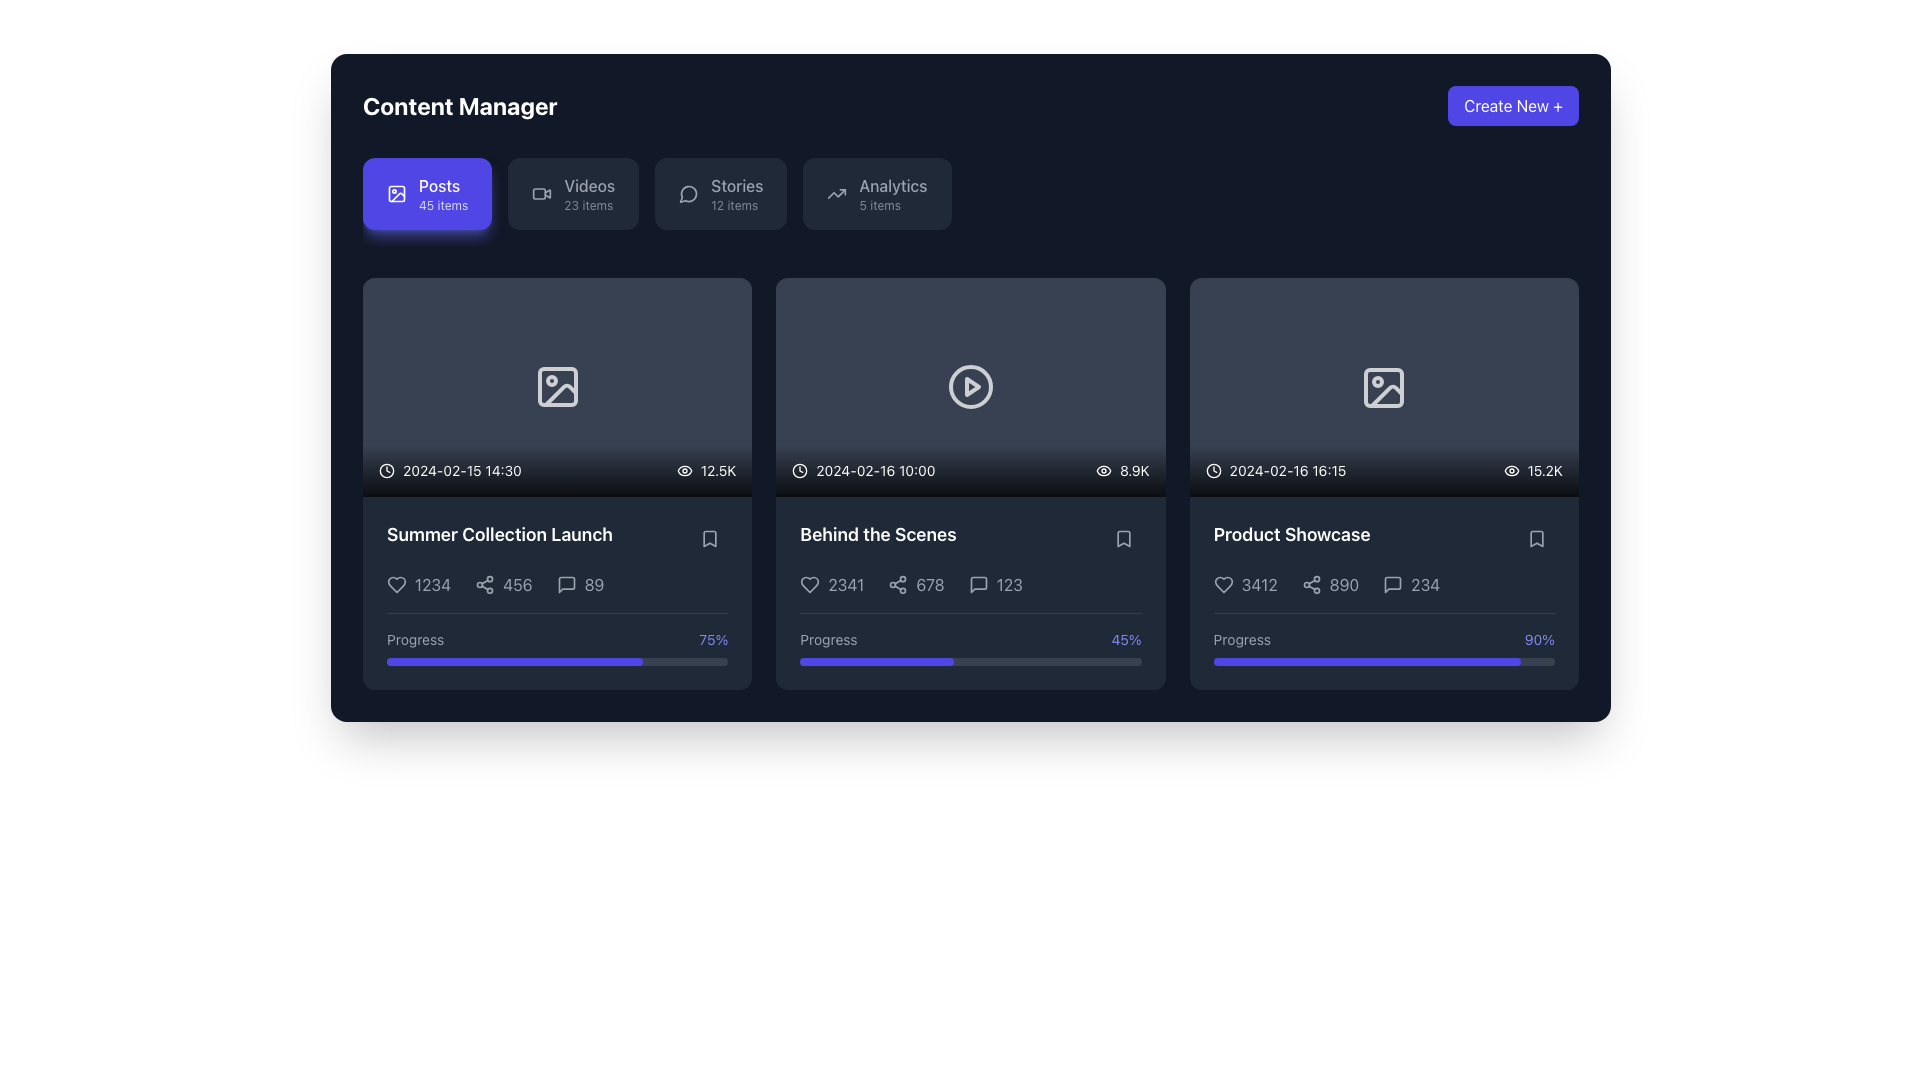 The height and width of the screenshot is (1080, 1920). Describe the element at coordinates (387, 470) in the screenshot. I see `the circular clock icon with thin strokes located to the left of the timestamp '2024-02-15 14:30' in the post details card` at that location.